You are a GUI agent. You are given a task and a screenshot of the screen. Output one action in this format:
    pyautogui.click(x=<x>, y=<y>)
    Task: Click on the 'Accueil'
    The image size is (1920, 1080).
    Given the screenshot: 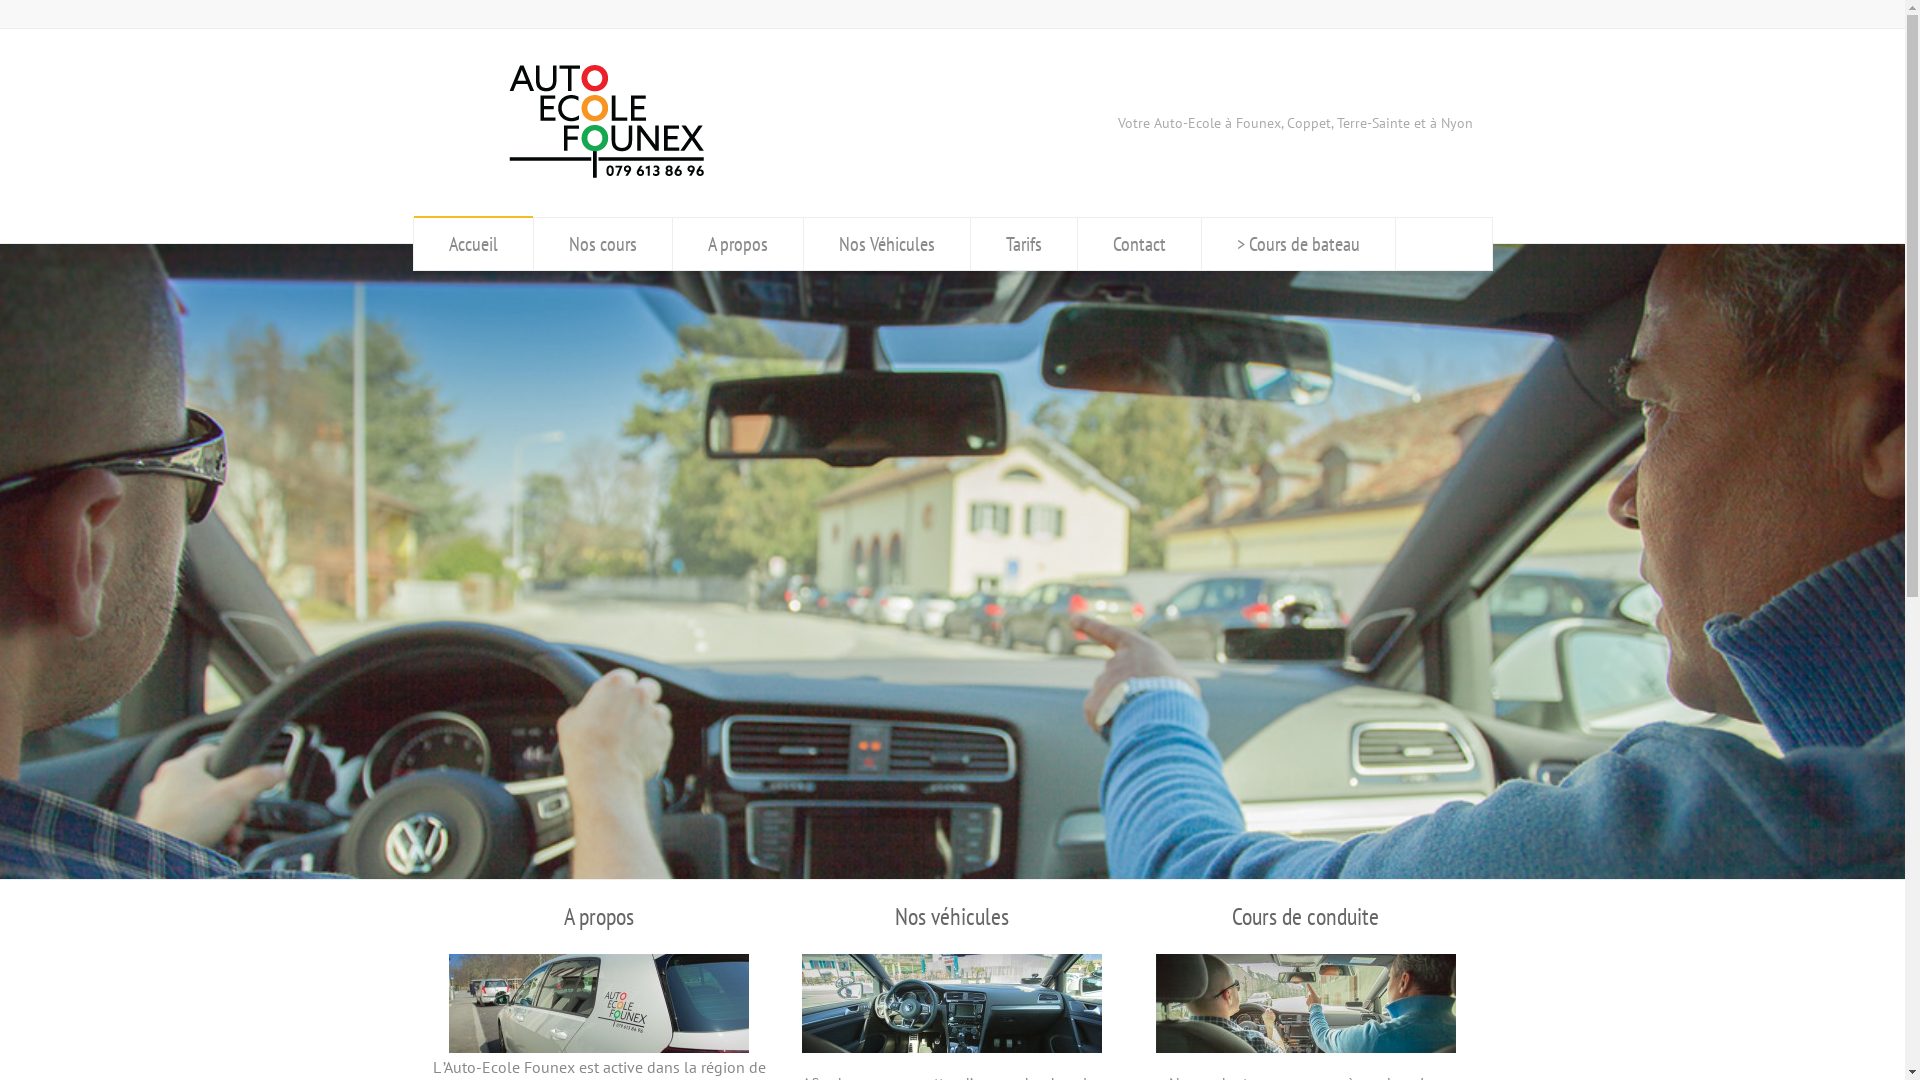 What is the action you would take?
    pyautogui.click(x=472, y=242)
    